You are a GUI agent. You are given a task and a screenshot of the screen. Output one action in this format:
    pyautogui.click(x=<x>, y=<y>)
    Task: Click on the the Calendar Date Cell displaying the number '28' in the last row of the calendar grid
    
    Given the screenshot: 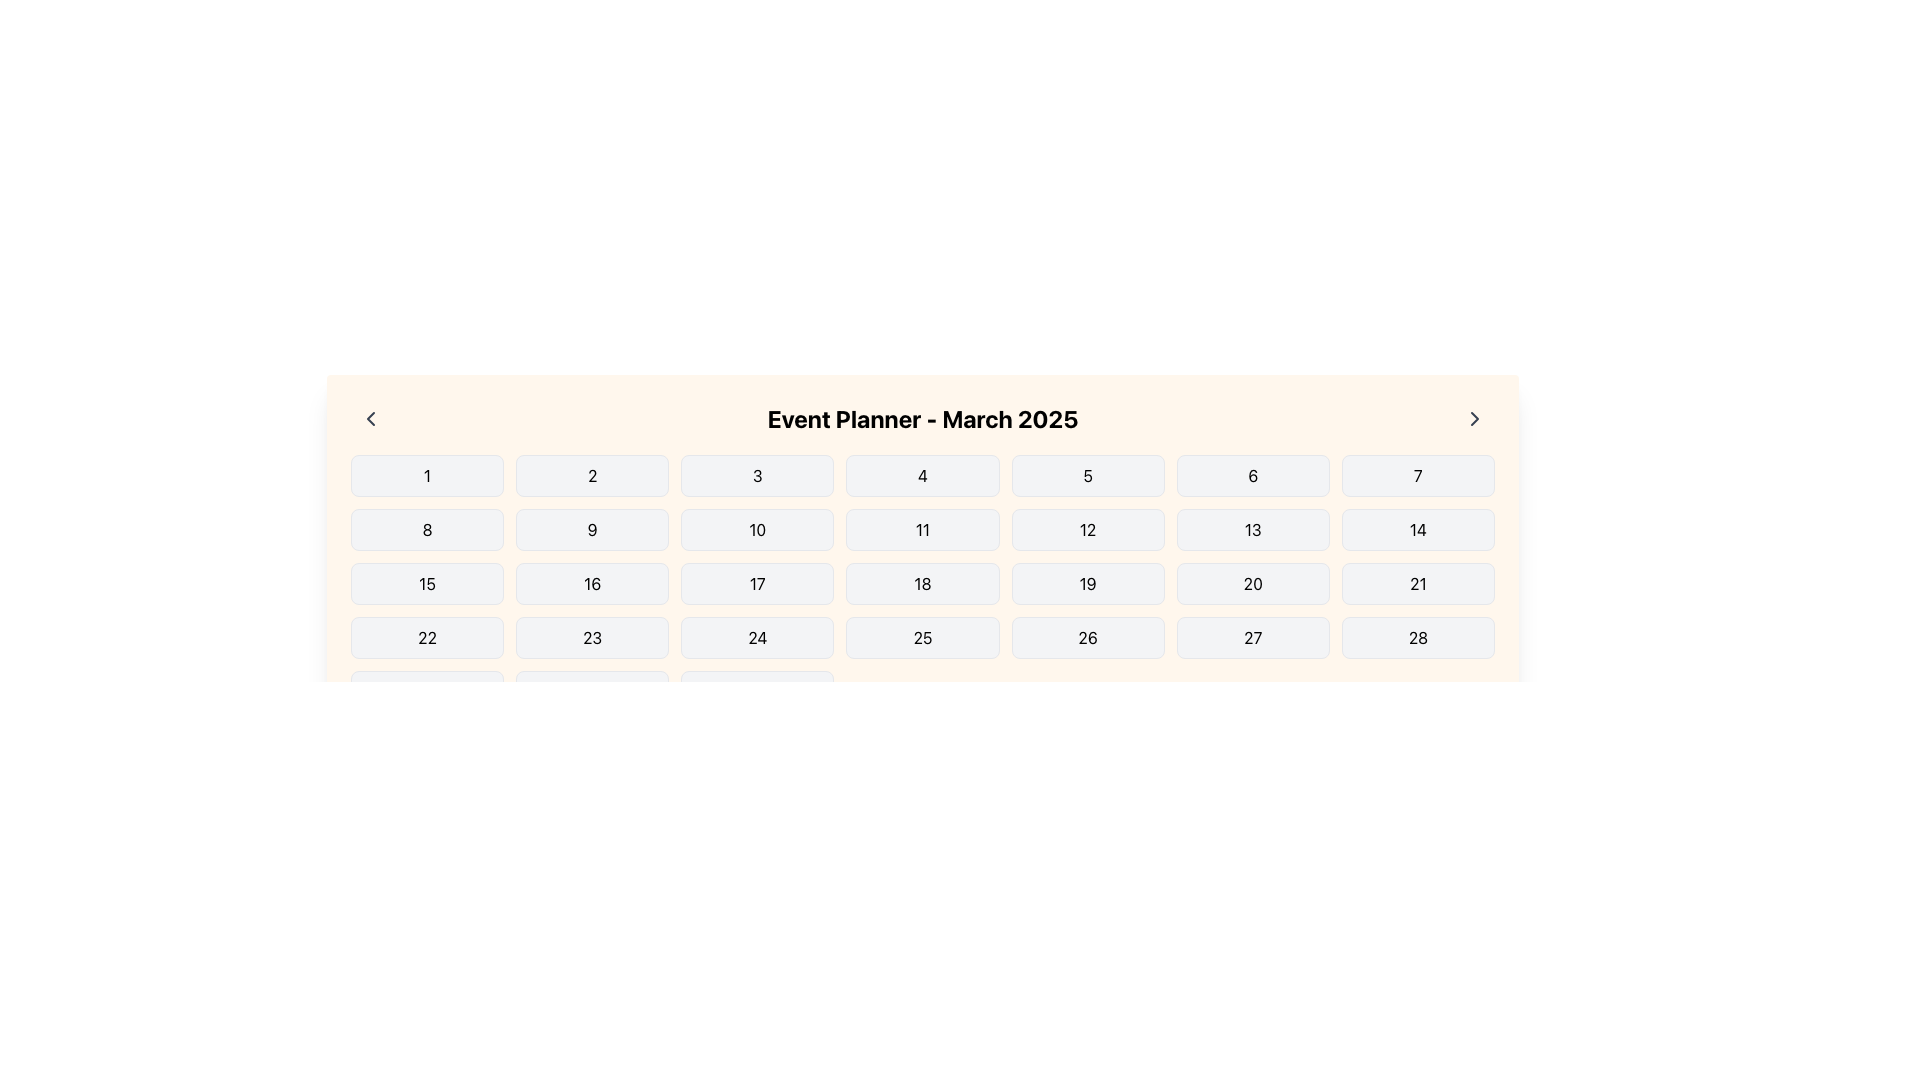 What is the action you would take?
    pyautogui.click(x=1417, y=637)
    